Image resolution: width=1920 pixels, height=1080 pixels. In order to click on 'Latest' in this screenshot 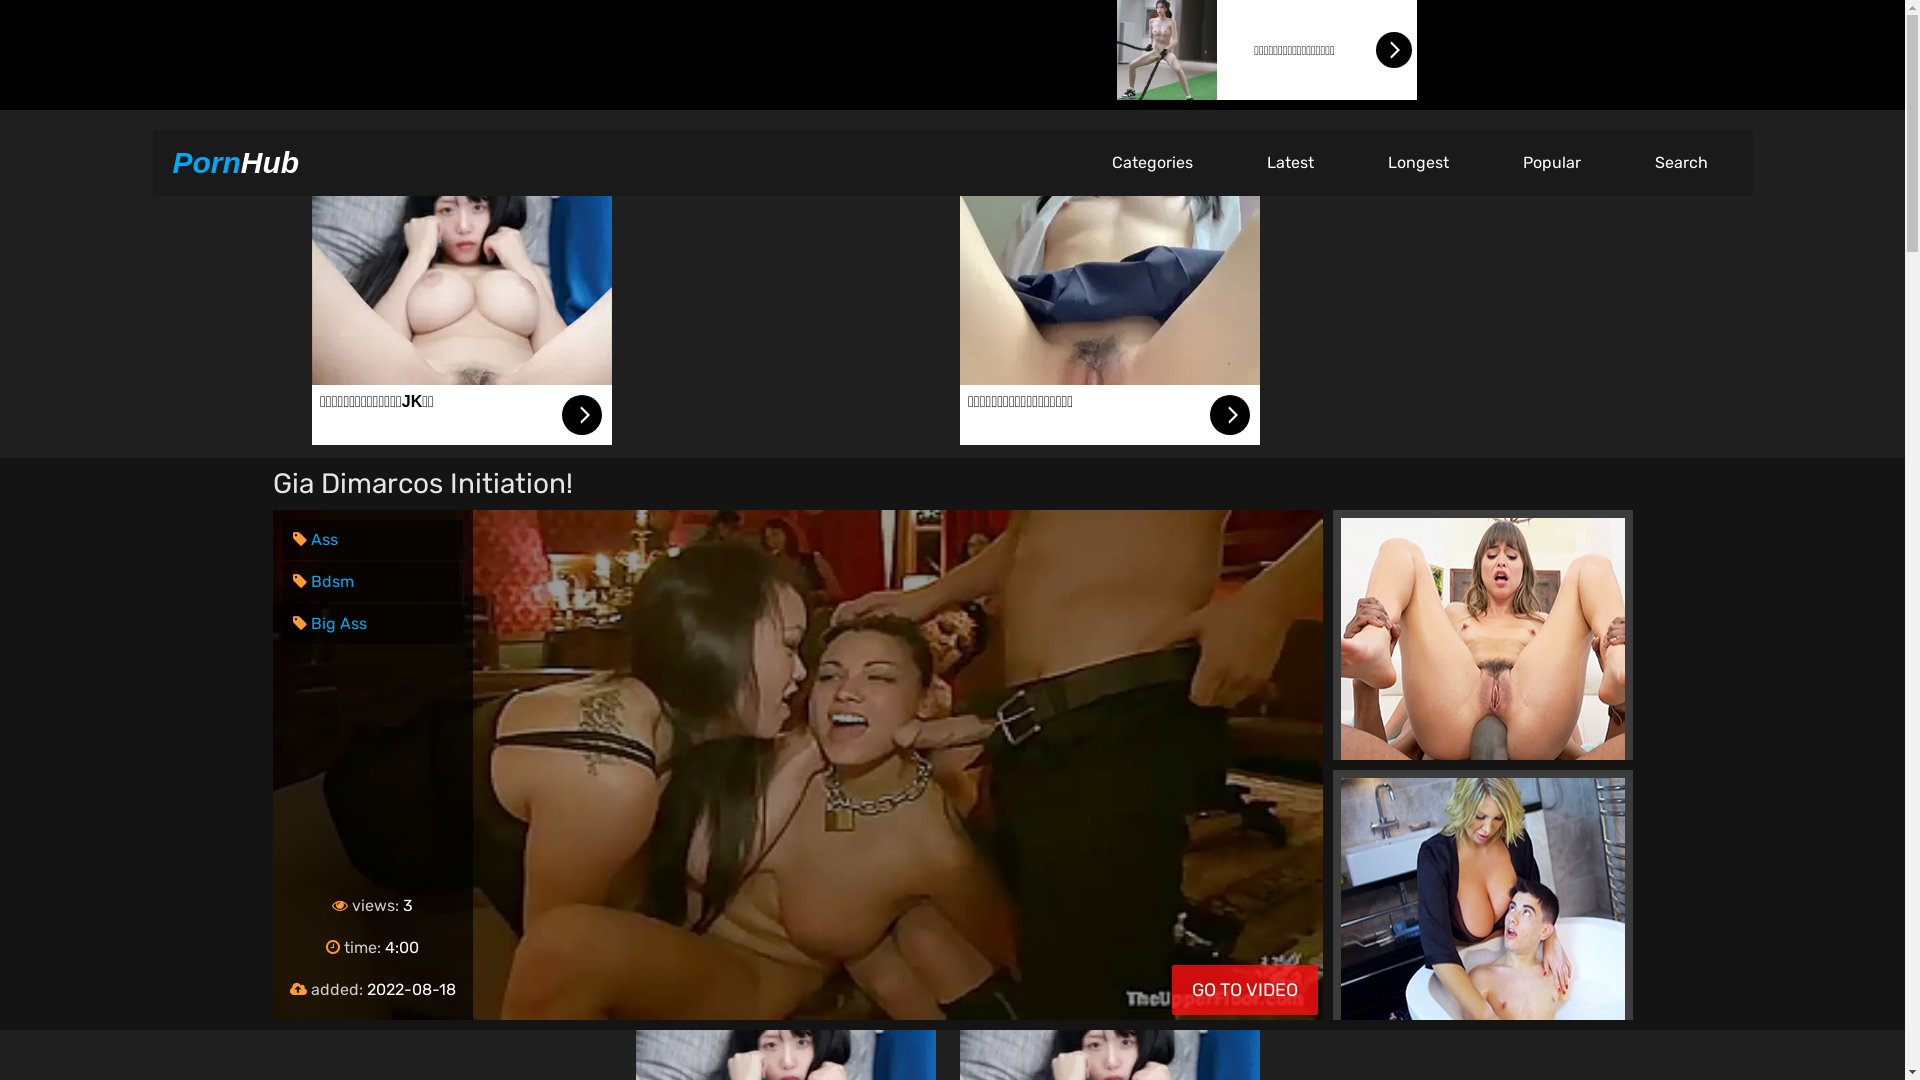, I will do `click(1290, 161)`.